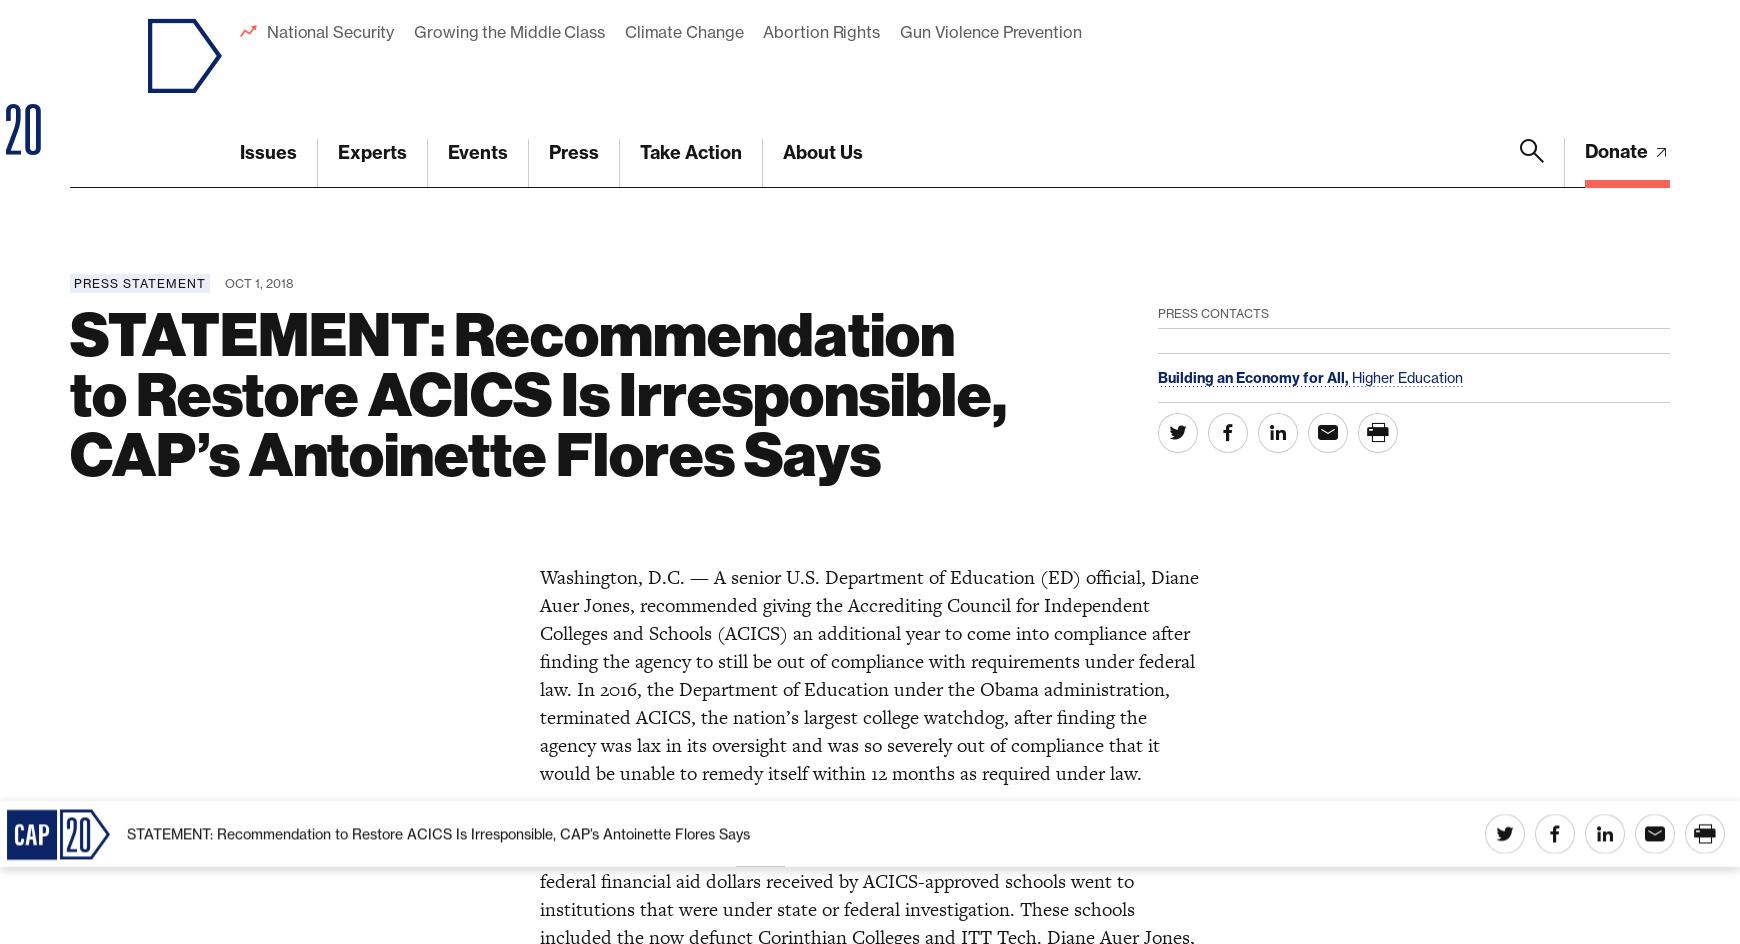 This screenshot has height=944, width=1740. I want to click on 'STATEMENT: Recommendation to Restore ACICS Is Irresponsible, CAP’s Antoinette Flores Says', so click(437, 32).